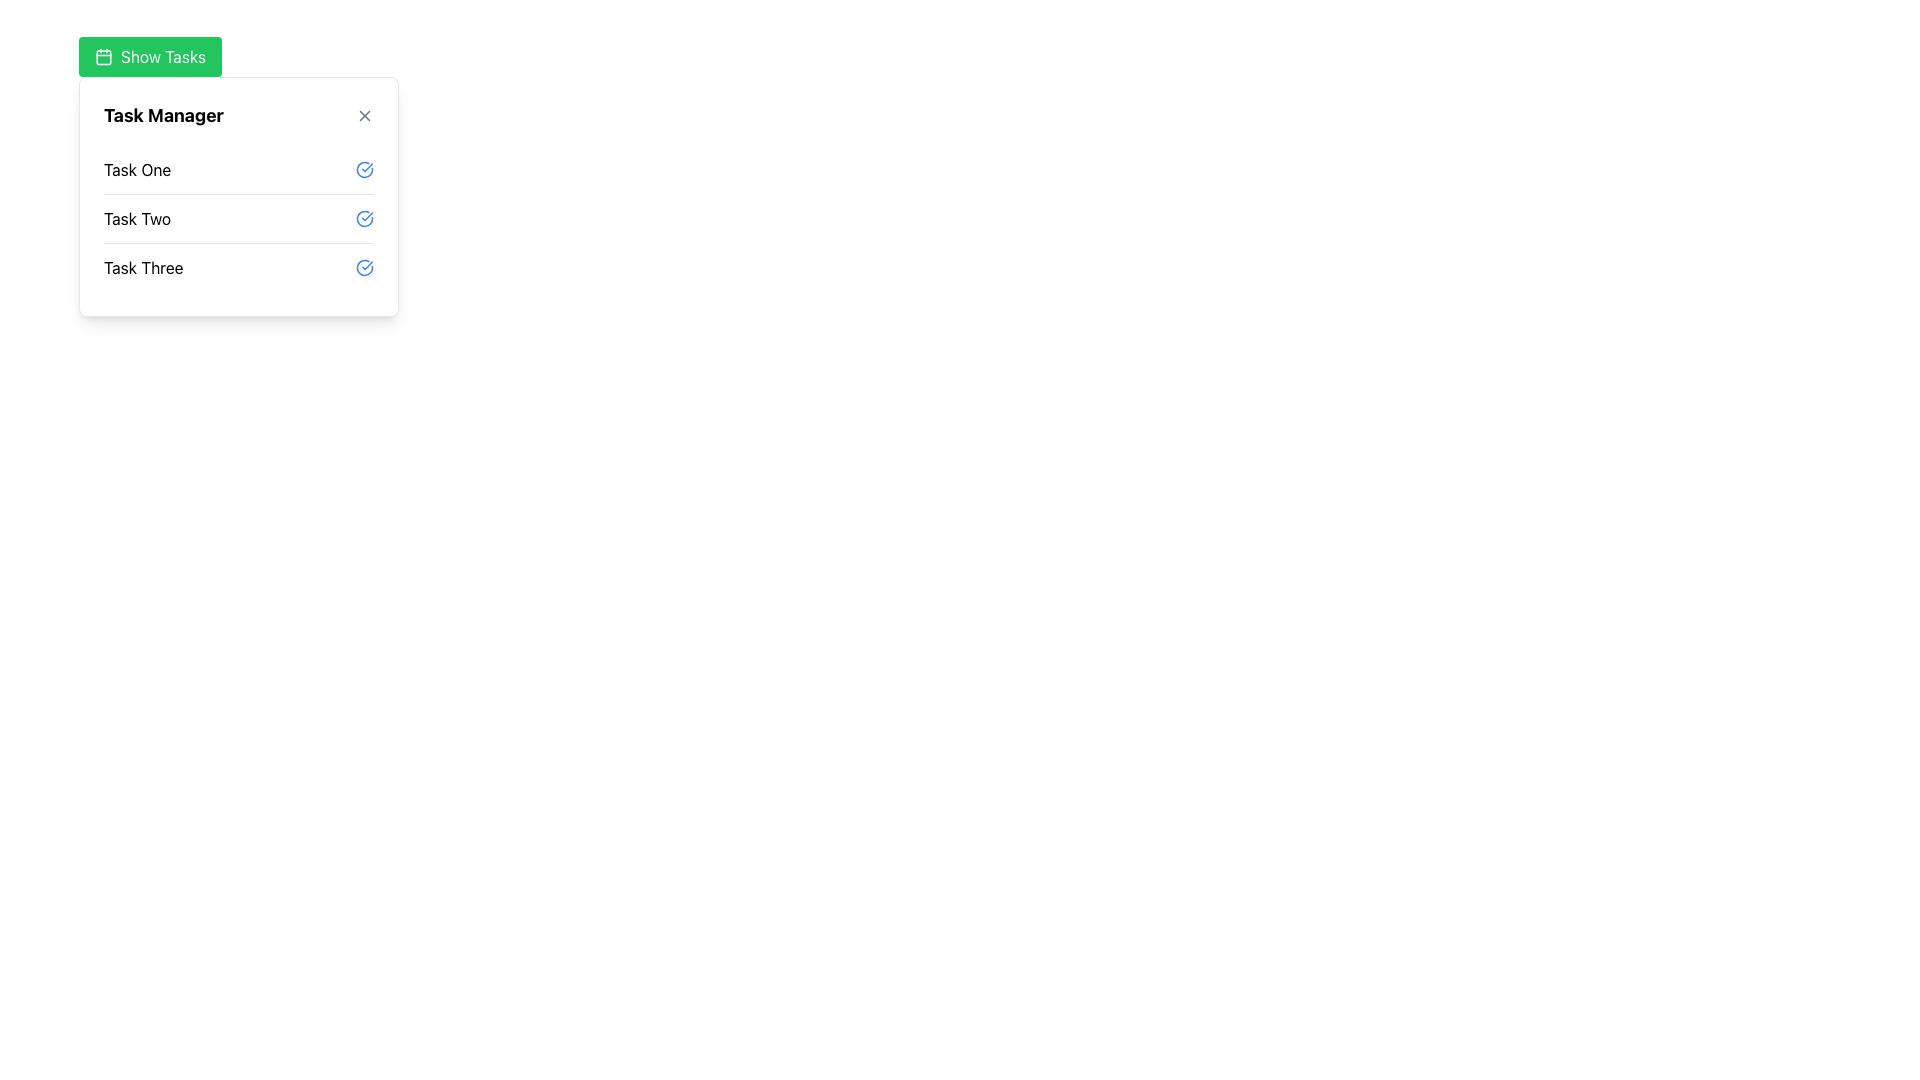 The width and height of the screenshot is (1920, 1080). What do you see at coordinates (136, 168) in the screenshot?
I see `the text label displaying 'Task One'` at bounding box center [136, 168].